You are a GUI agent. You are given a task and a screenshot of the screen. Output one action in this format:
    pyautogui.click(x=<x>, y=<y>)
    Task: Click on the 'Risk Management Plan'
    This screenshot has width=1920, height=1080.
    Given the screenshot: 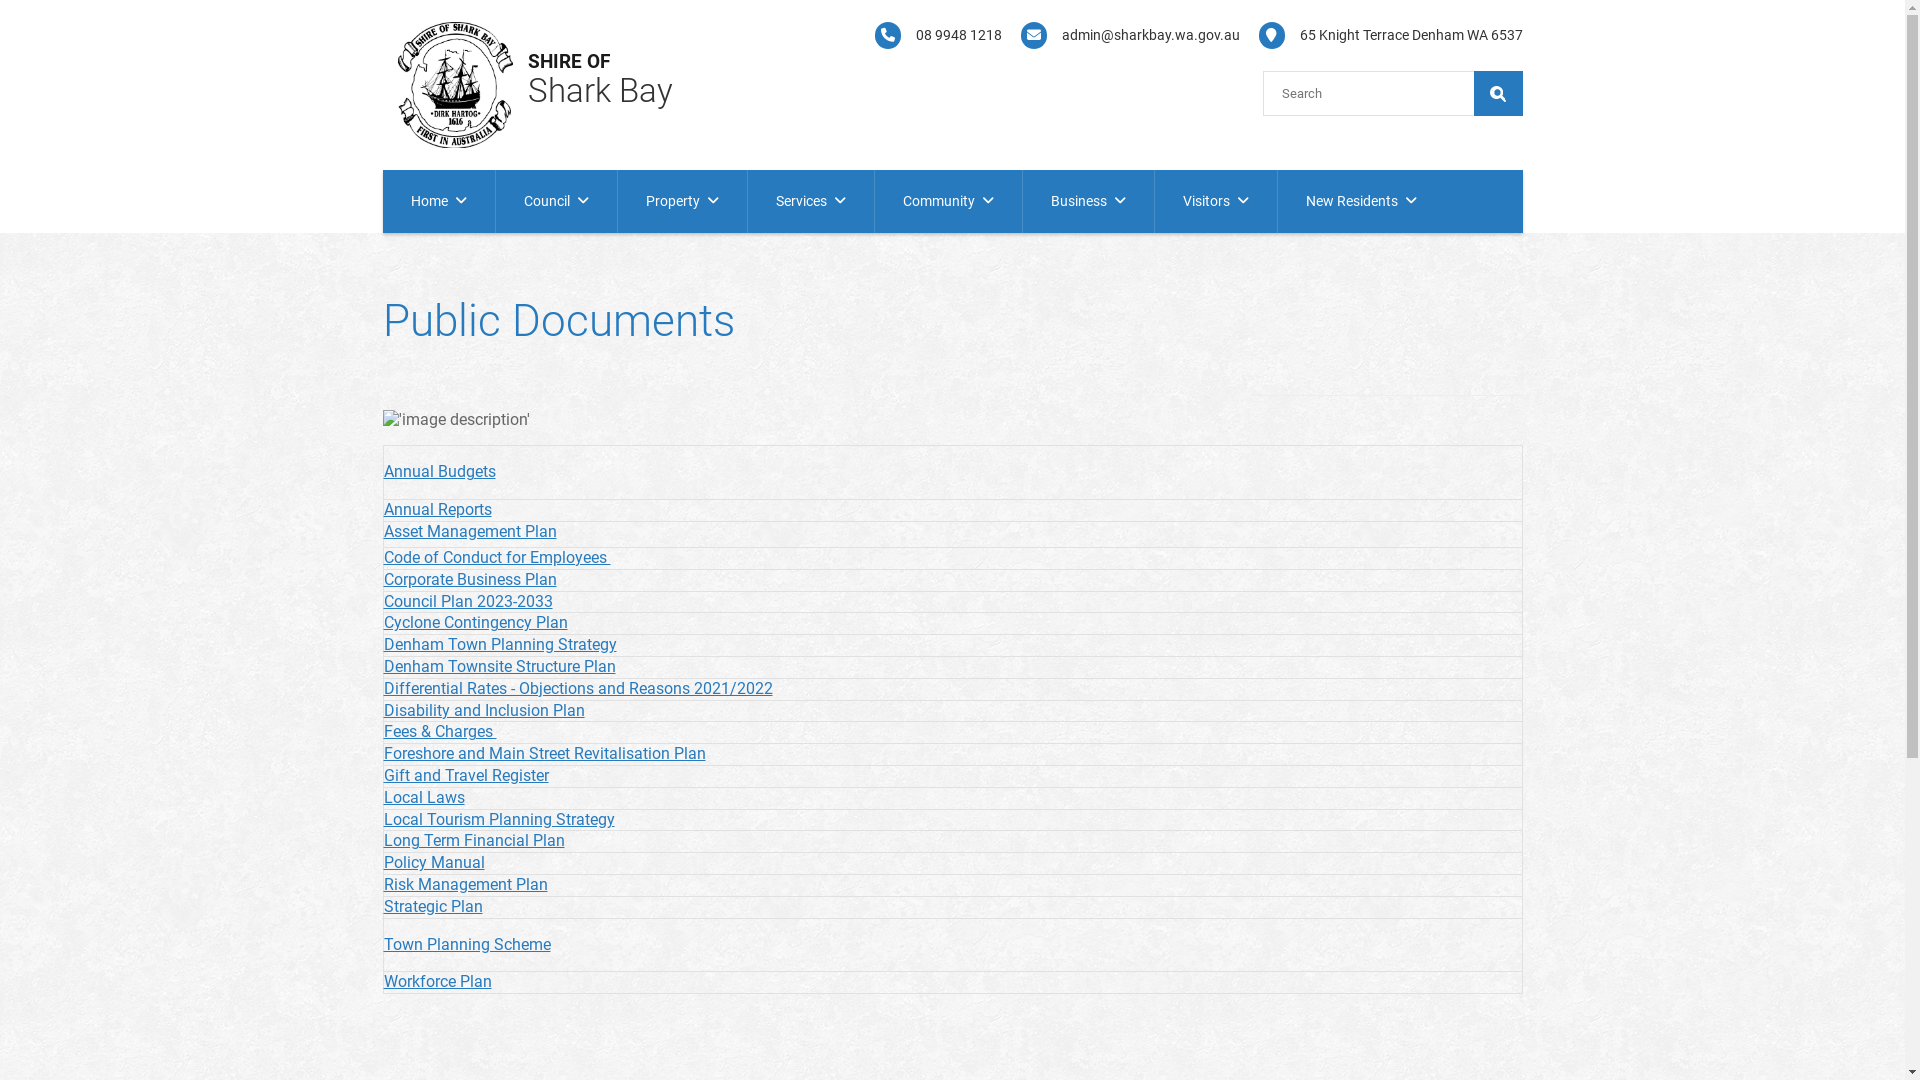 What is the action you would take?
    pyautogui.click(x=464, y=883)
    